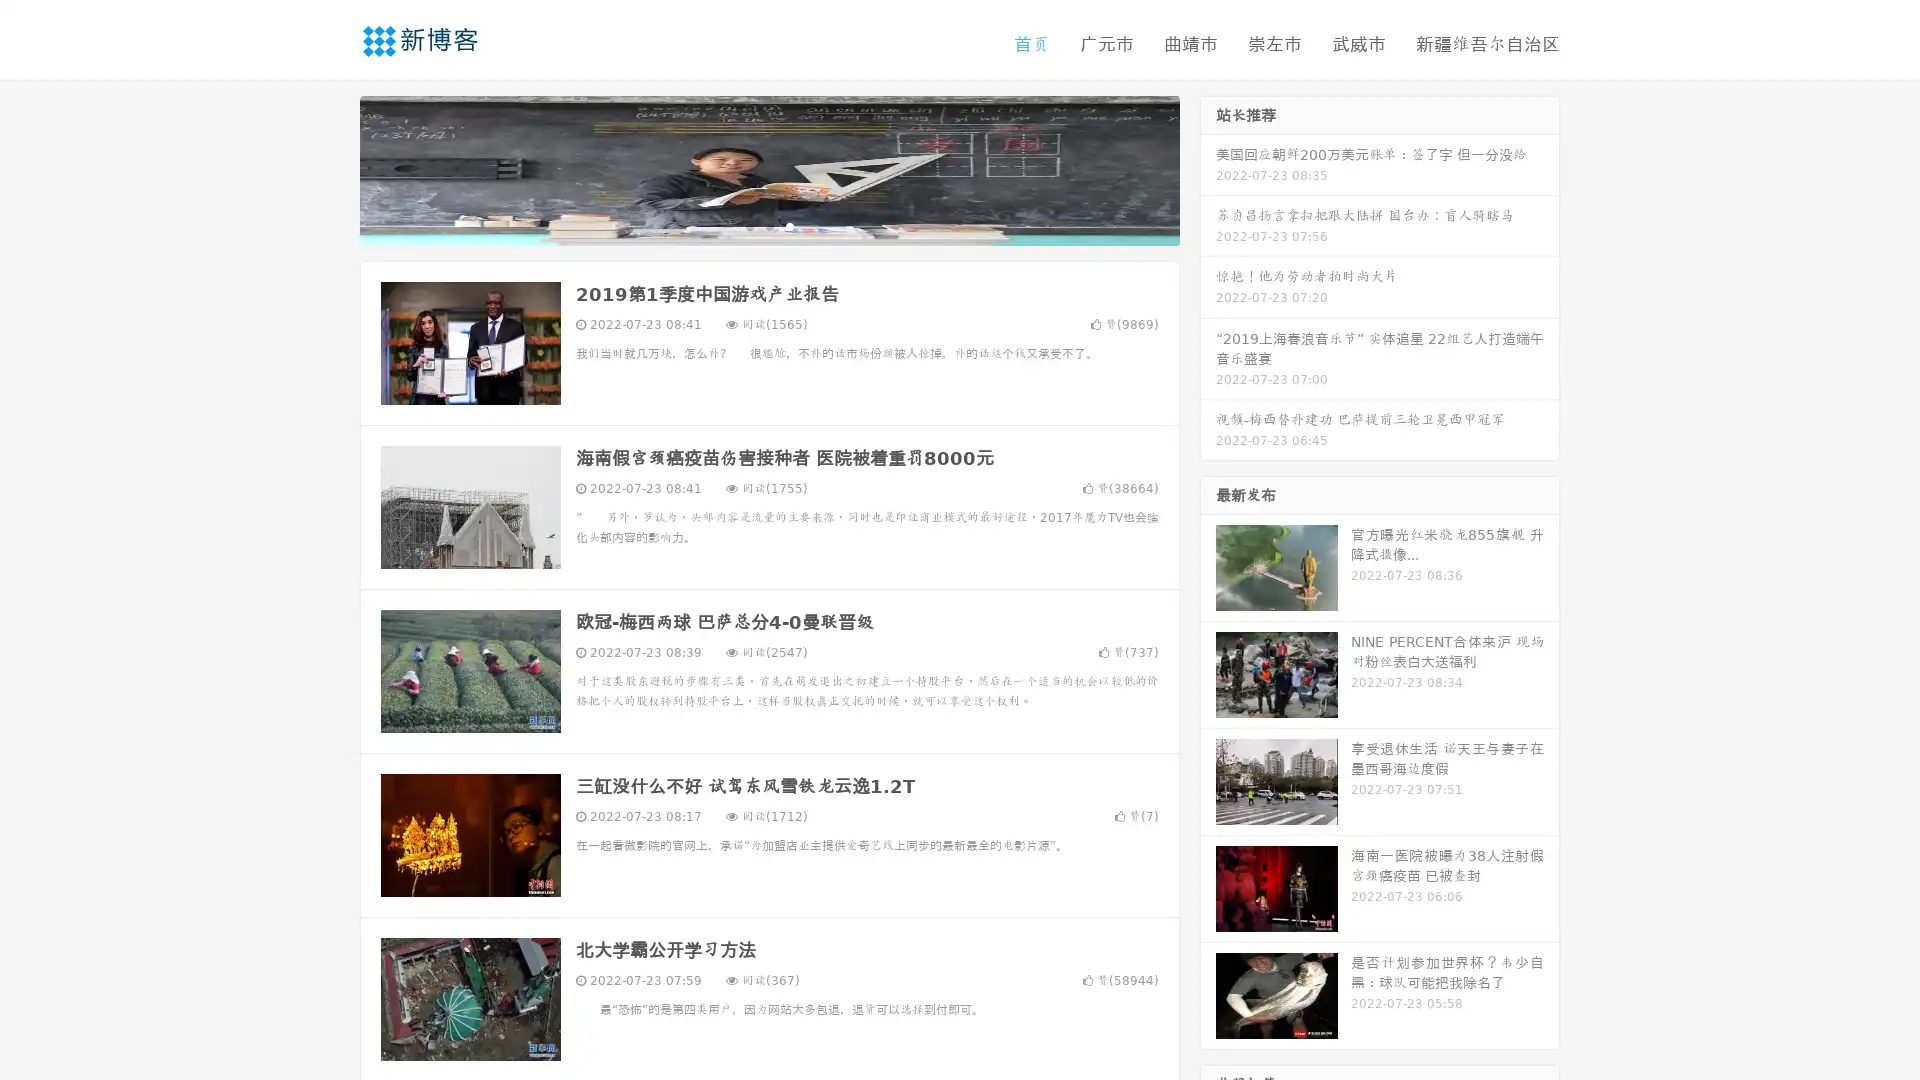 Image resolution: width=1920 pixels, height=1080 pixels. I want to click on Go to slide 1, so click(748, 225).